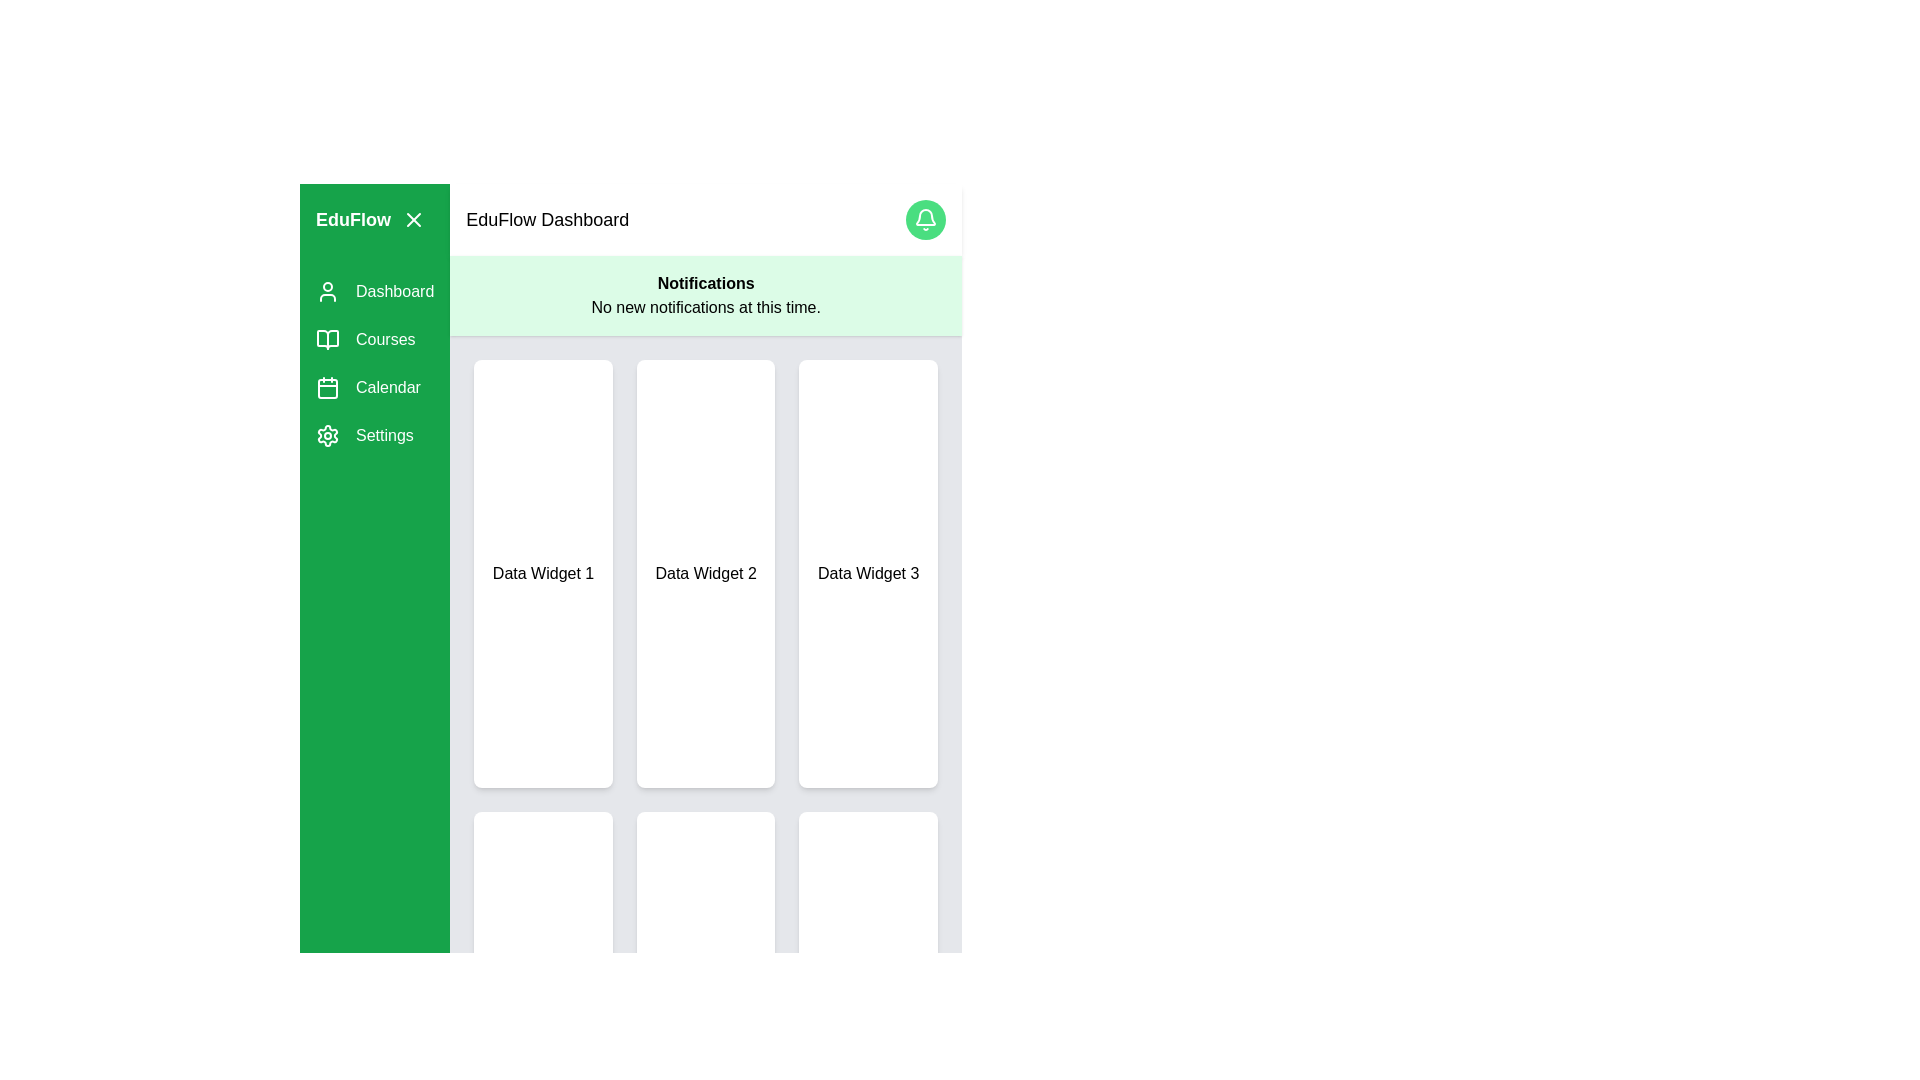 This screenshot has height=1080, width=1920. What do you see at coordinates (706, 308) in the screenshot?
I see `the text label displaying 'No new notifications at this time.' which is located below the 'Notifications' heading within a green background area` at bounding box center [706, 308].